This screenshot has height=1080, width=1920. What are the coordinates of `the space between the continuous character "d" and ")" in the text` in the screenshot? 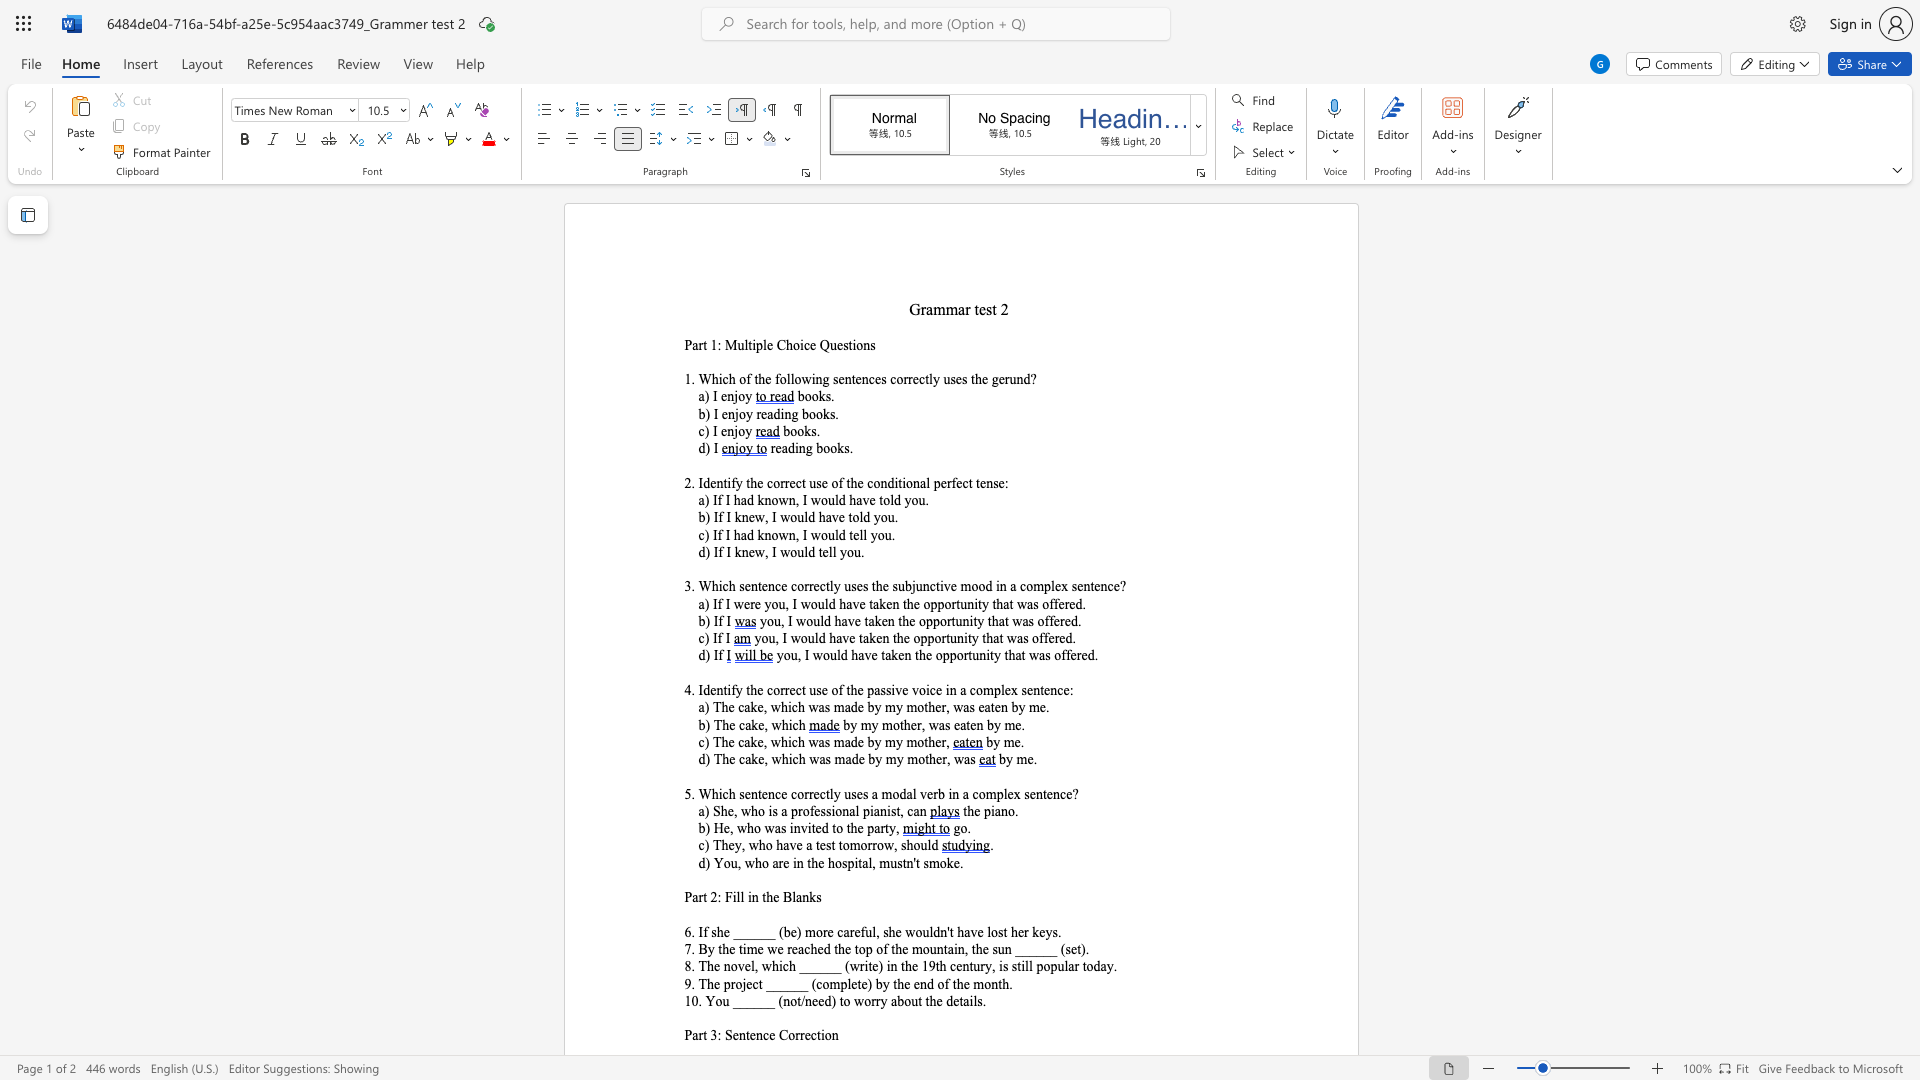 It's located at (830, 1001).